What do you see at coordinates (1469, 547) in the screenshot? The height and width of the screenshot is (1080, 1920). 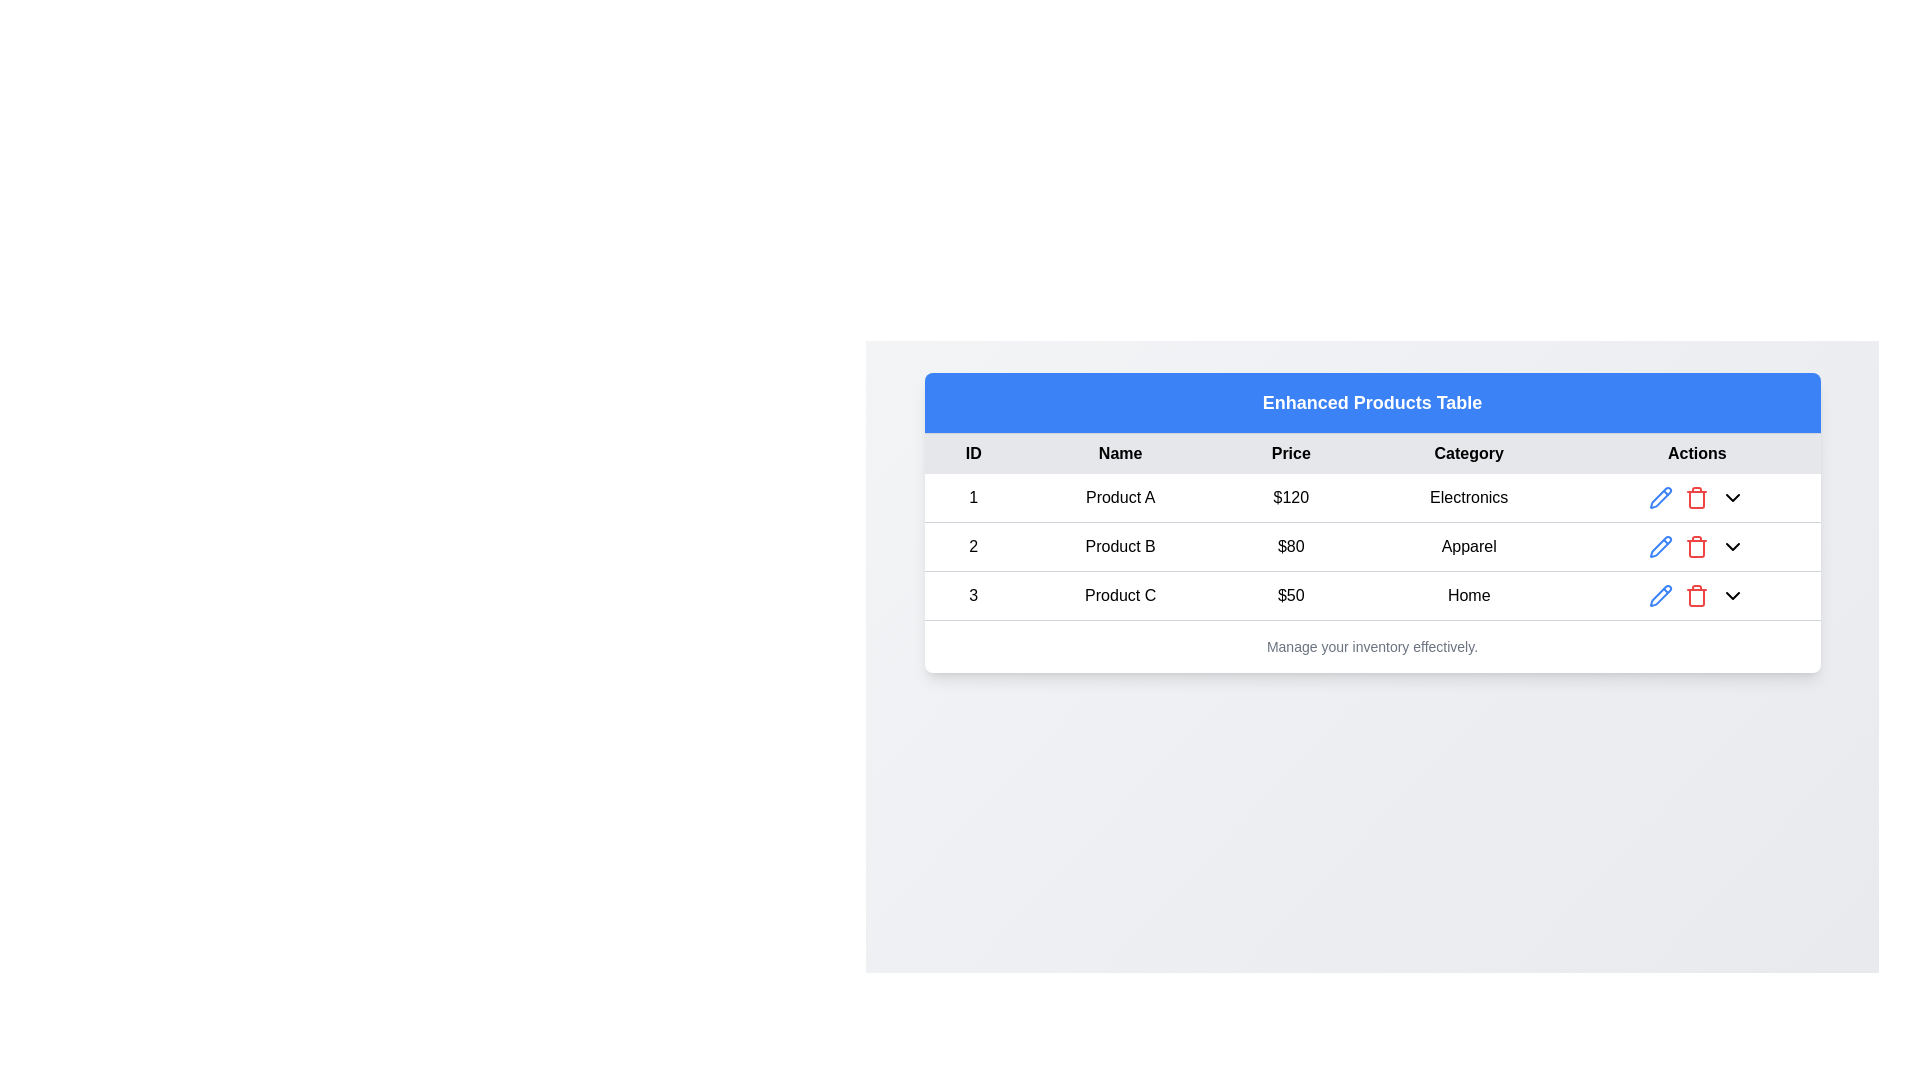 I see `text label displaying 'Apparel', which is located in the category column of the row for 'Product B'` at bounding box center [1469, 547].